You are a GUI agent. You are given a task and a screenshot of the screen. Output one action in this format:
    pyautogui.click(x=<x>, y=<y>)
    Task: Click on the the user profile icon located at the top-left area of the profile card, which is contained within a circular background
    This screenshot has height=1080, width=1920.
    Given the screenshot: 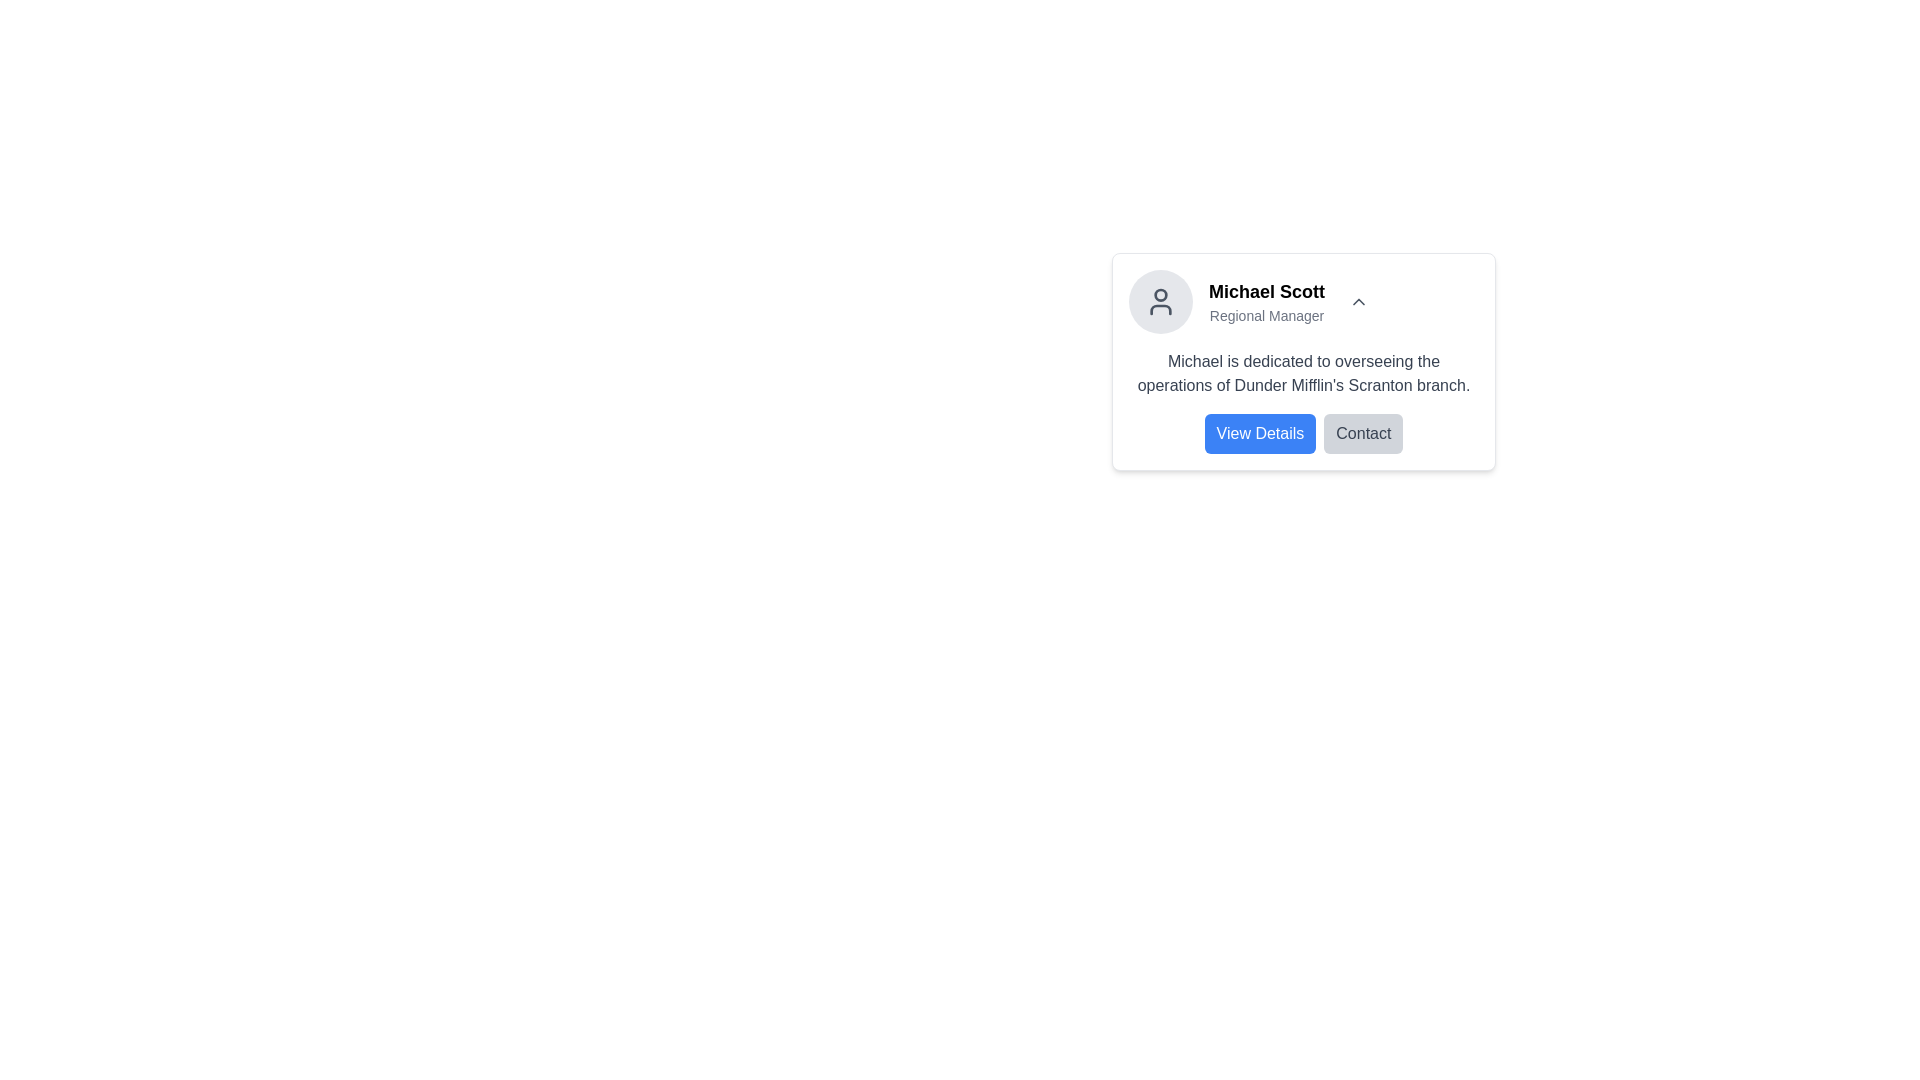 What is the action you would take?
    pyautogui.click(x=1161, y=301)
    